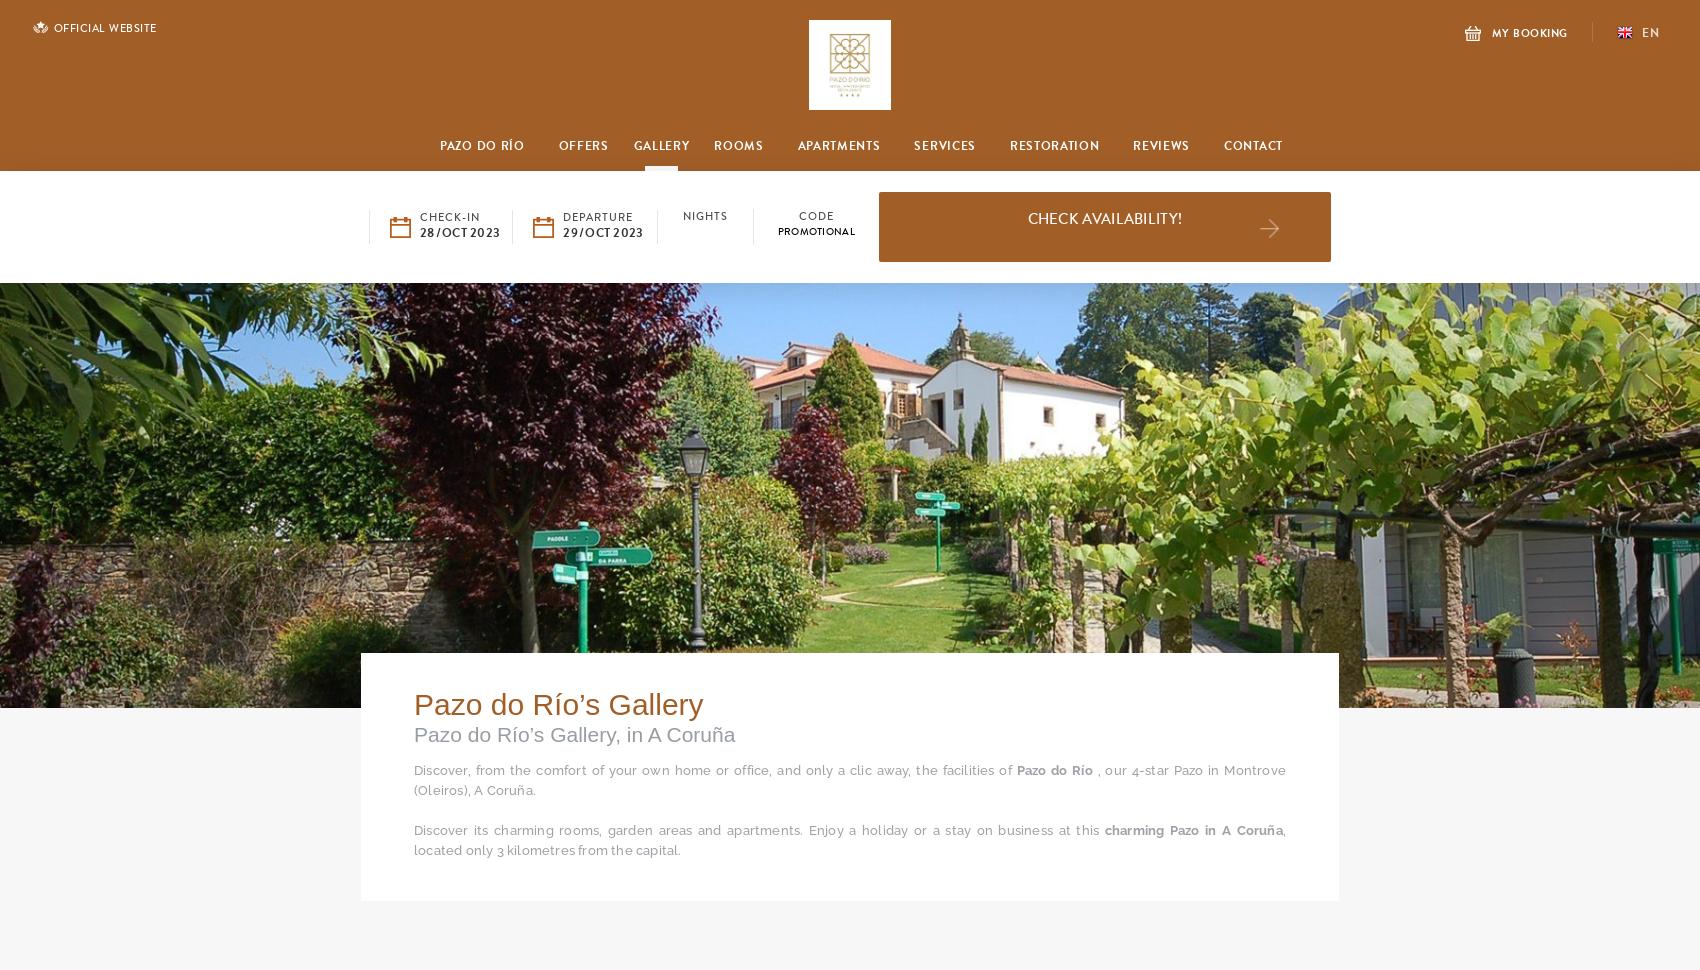 The width and height of the screenshot is (1700, 970). Describe the element at coordinates (1636, 32) in the screenshot. I see `'en'` at that location.